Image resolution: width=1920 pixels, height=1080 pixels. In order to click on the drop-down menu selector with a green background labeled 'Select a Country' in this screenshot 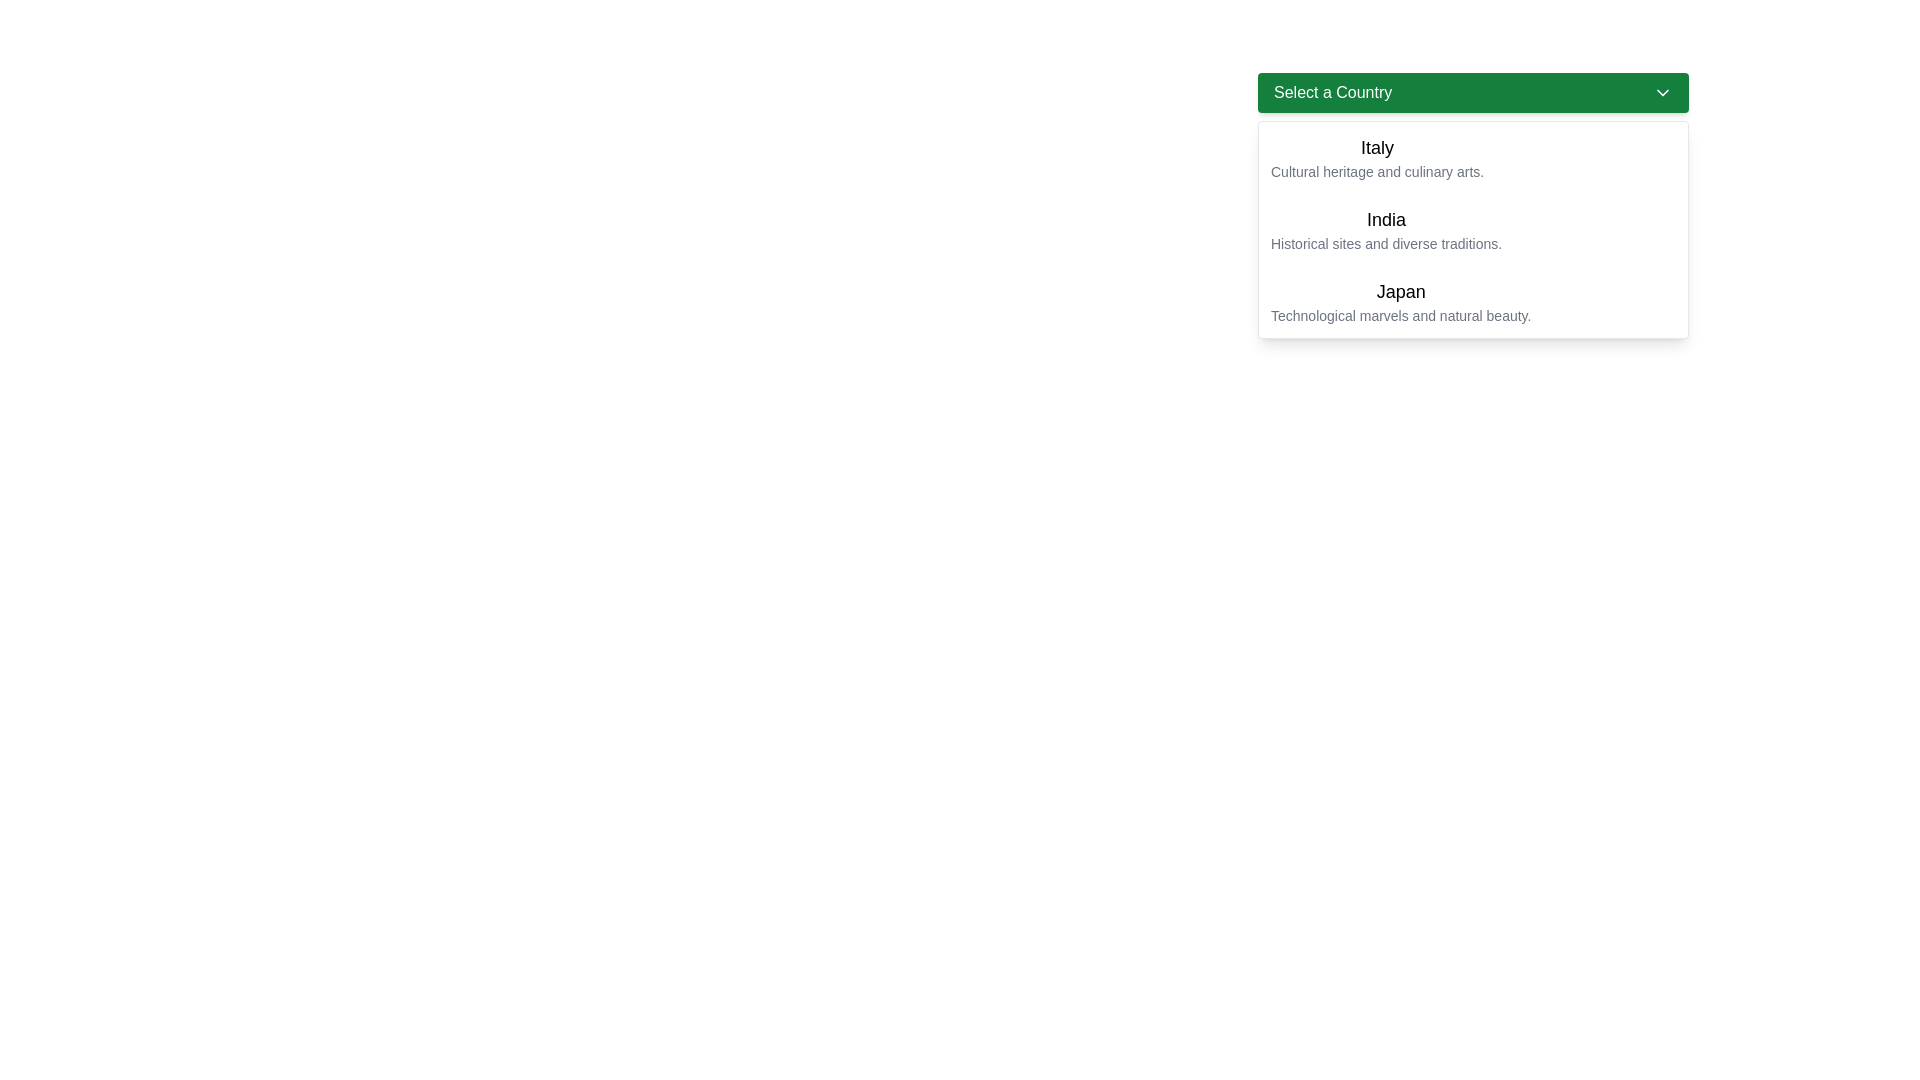, I will do `click(1473, 111)`.